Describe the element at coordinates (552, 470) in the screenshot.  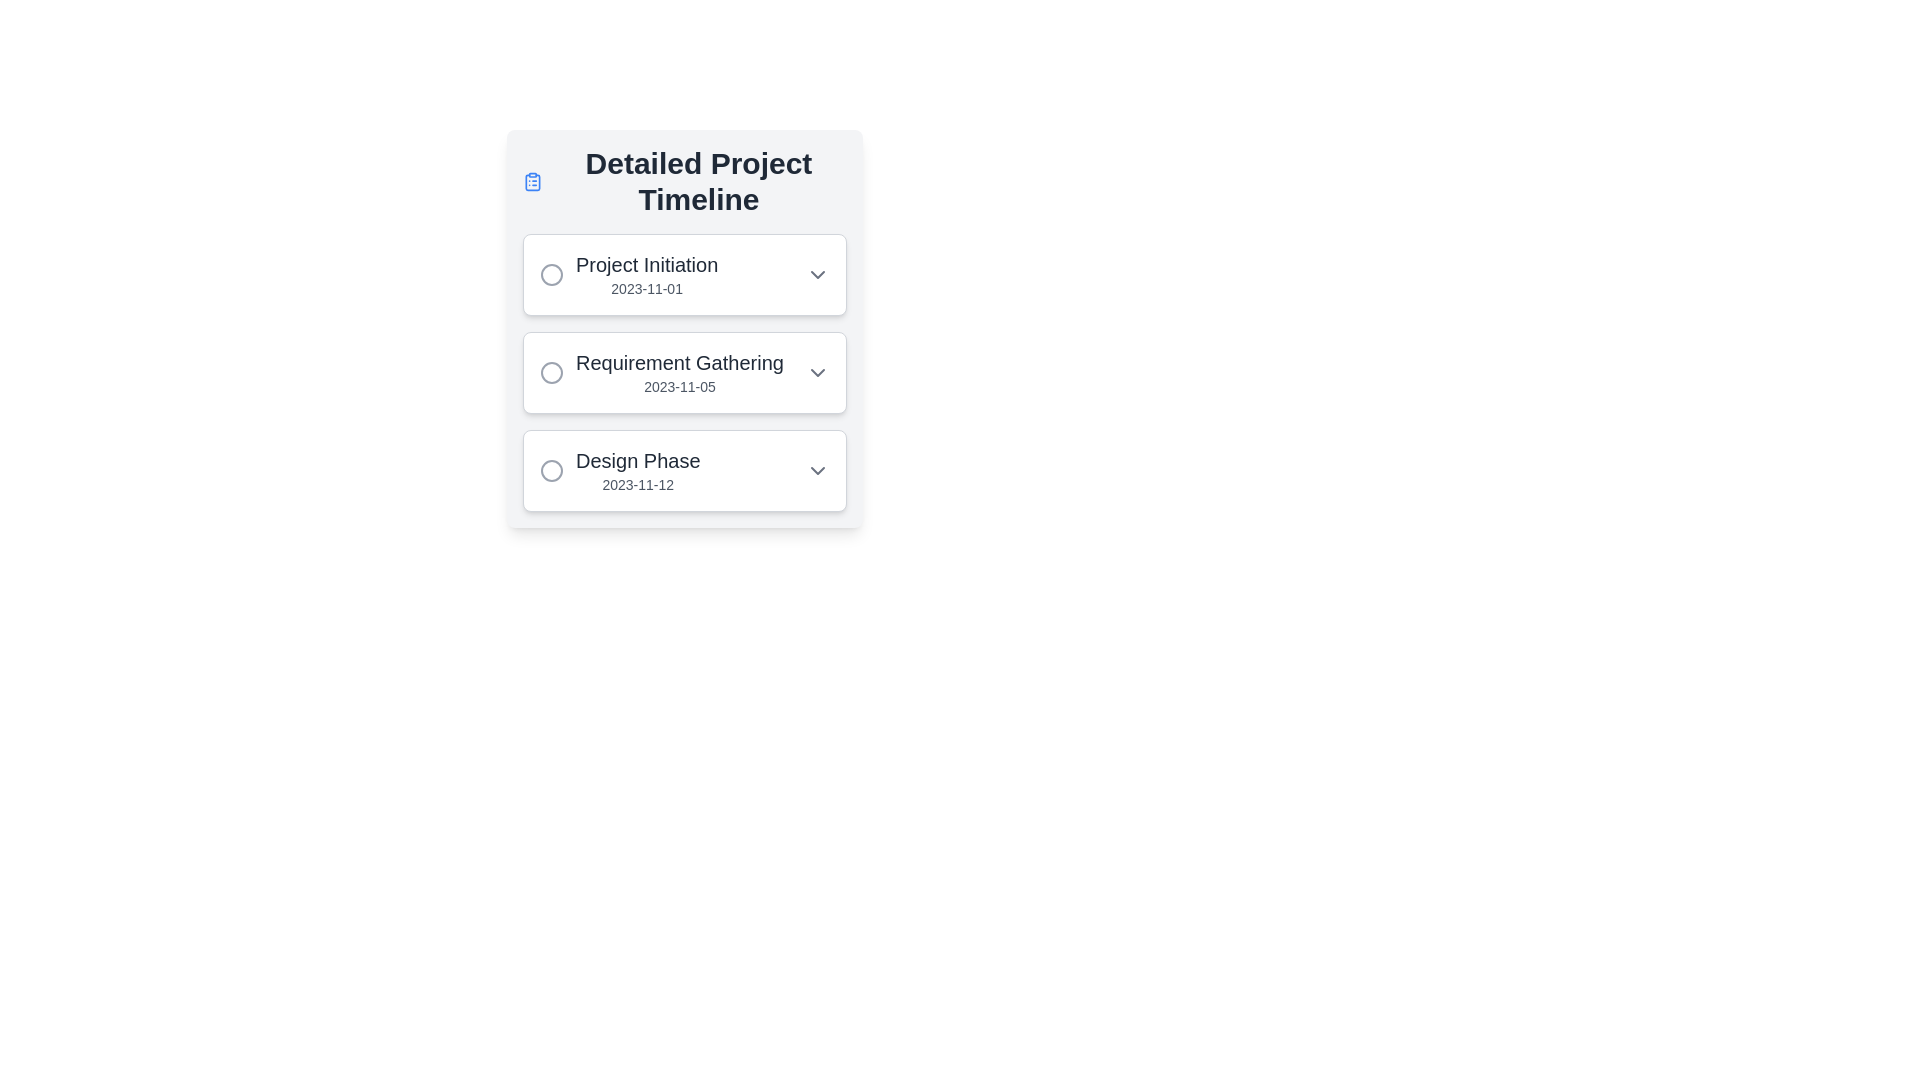
I see `the decorative or functional icon located in the leftmost region of the third row, aligned with the 'Design Phase' label and the date '2023-11-12'` at that location.